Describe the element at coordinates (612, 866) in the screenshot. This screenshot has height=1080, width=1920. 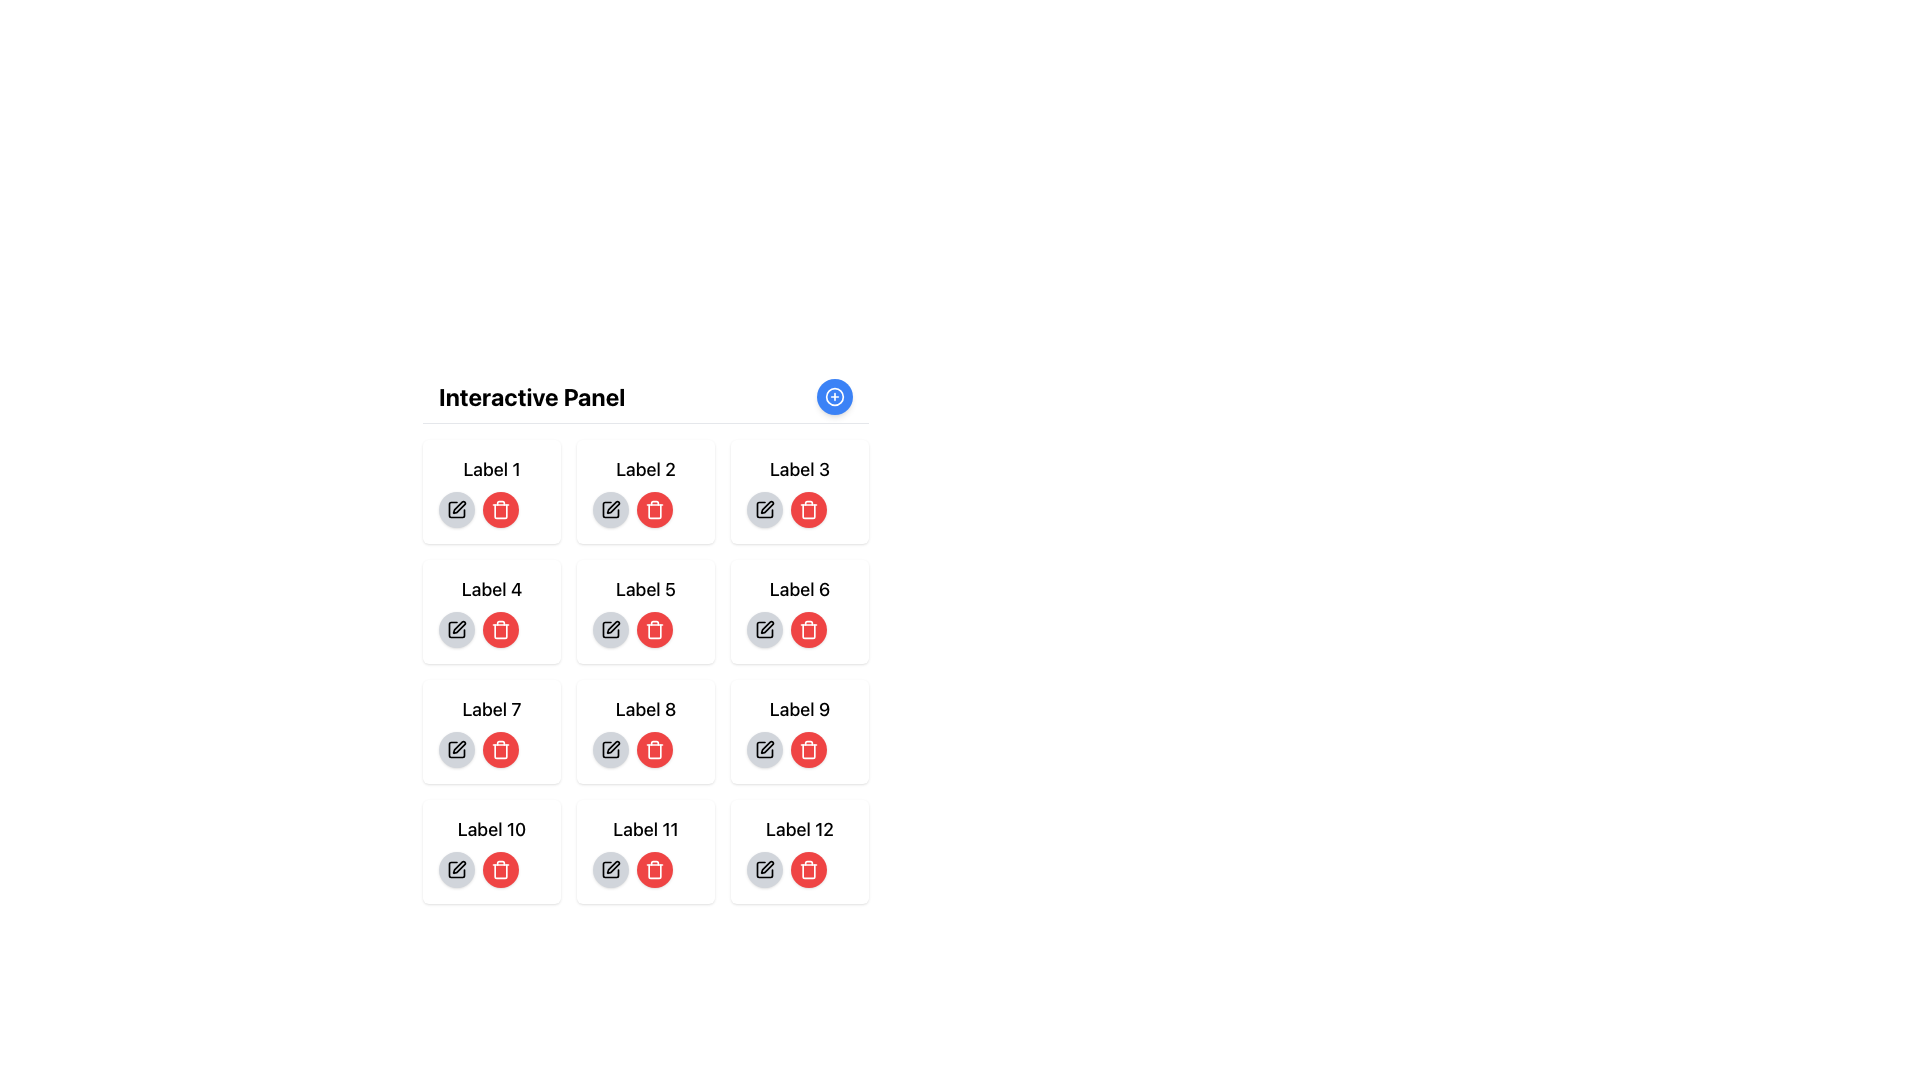
I see `the edit icon button, which is a small pen-shaped icon located in the eleventh cell of a 4x3 grid layout` at that location.